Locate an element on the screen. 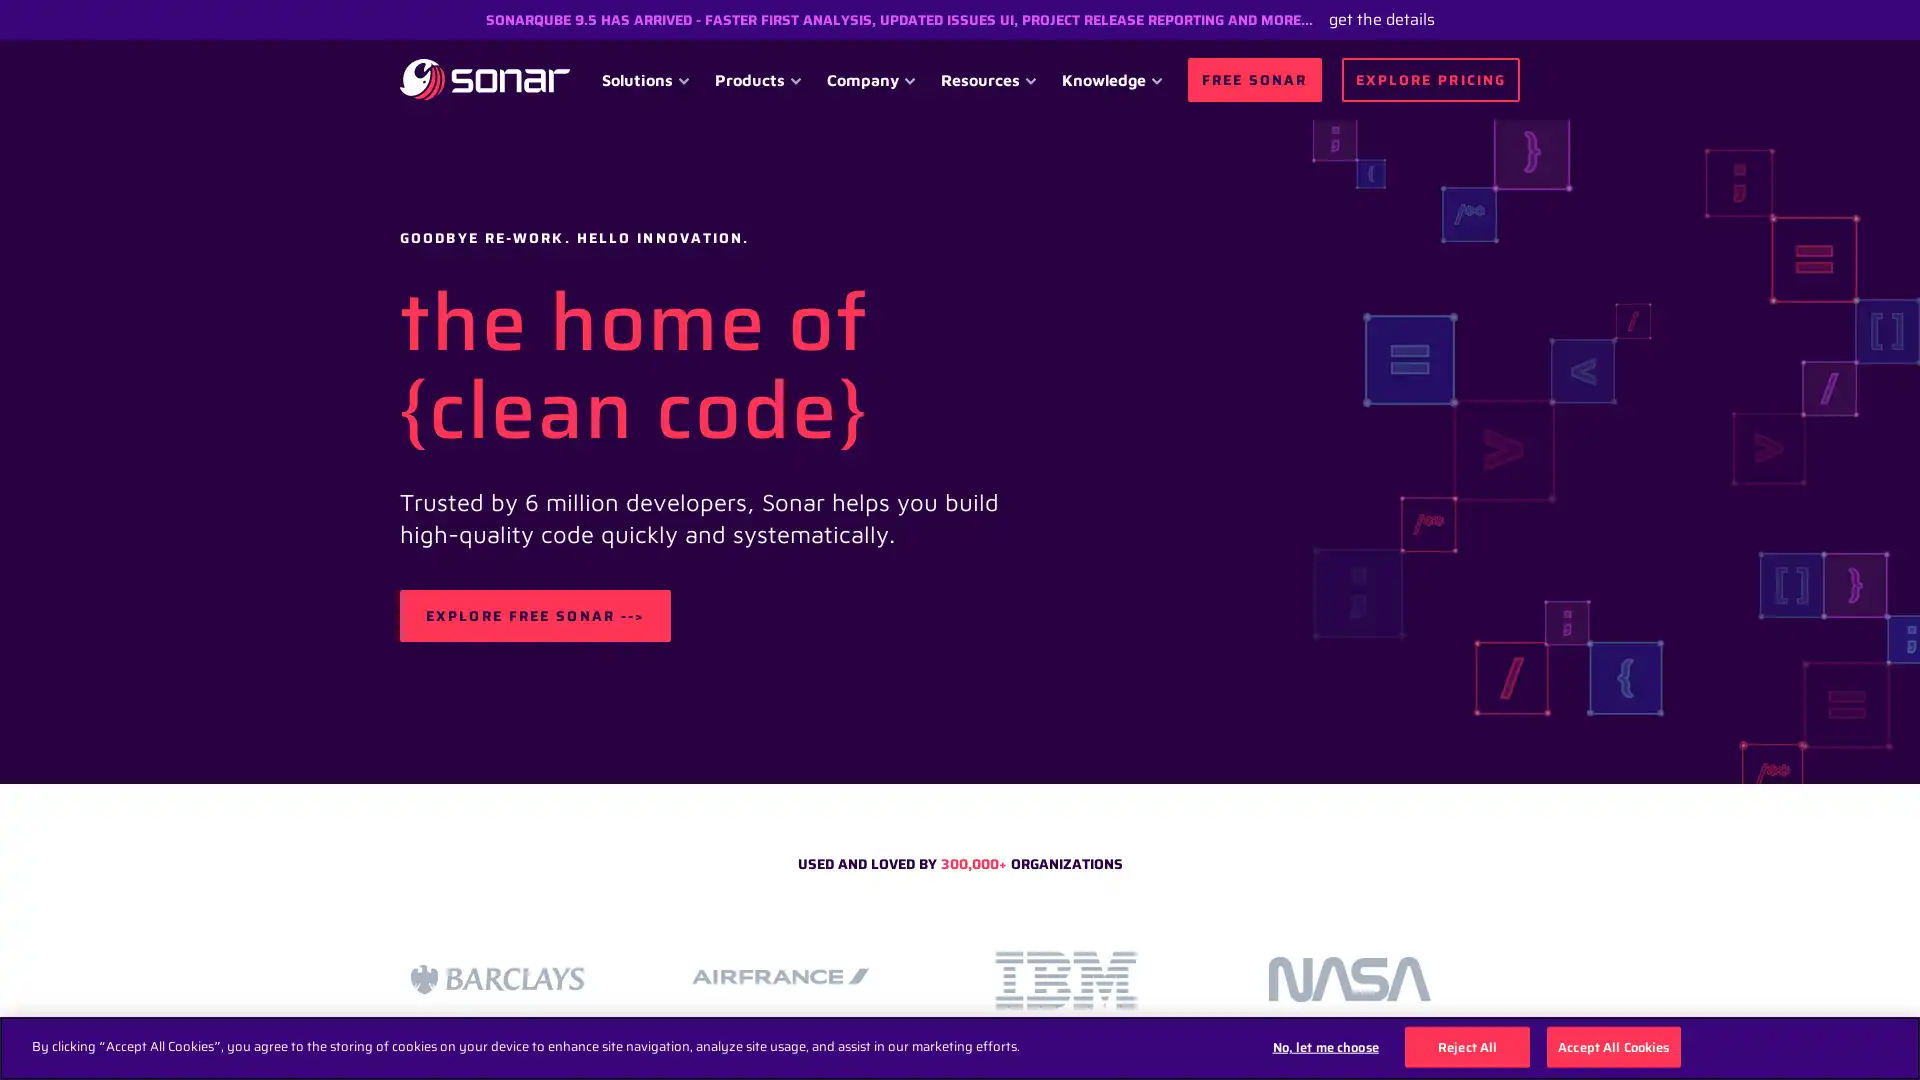 The height and width of the screenshot is (1080, 1920). Accept All Cookies is located at coordinates (1613, 1045).